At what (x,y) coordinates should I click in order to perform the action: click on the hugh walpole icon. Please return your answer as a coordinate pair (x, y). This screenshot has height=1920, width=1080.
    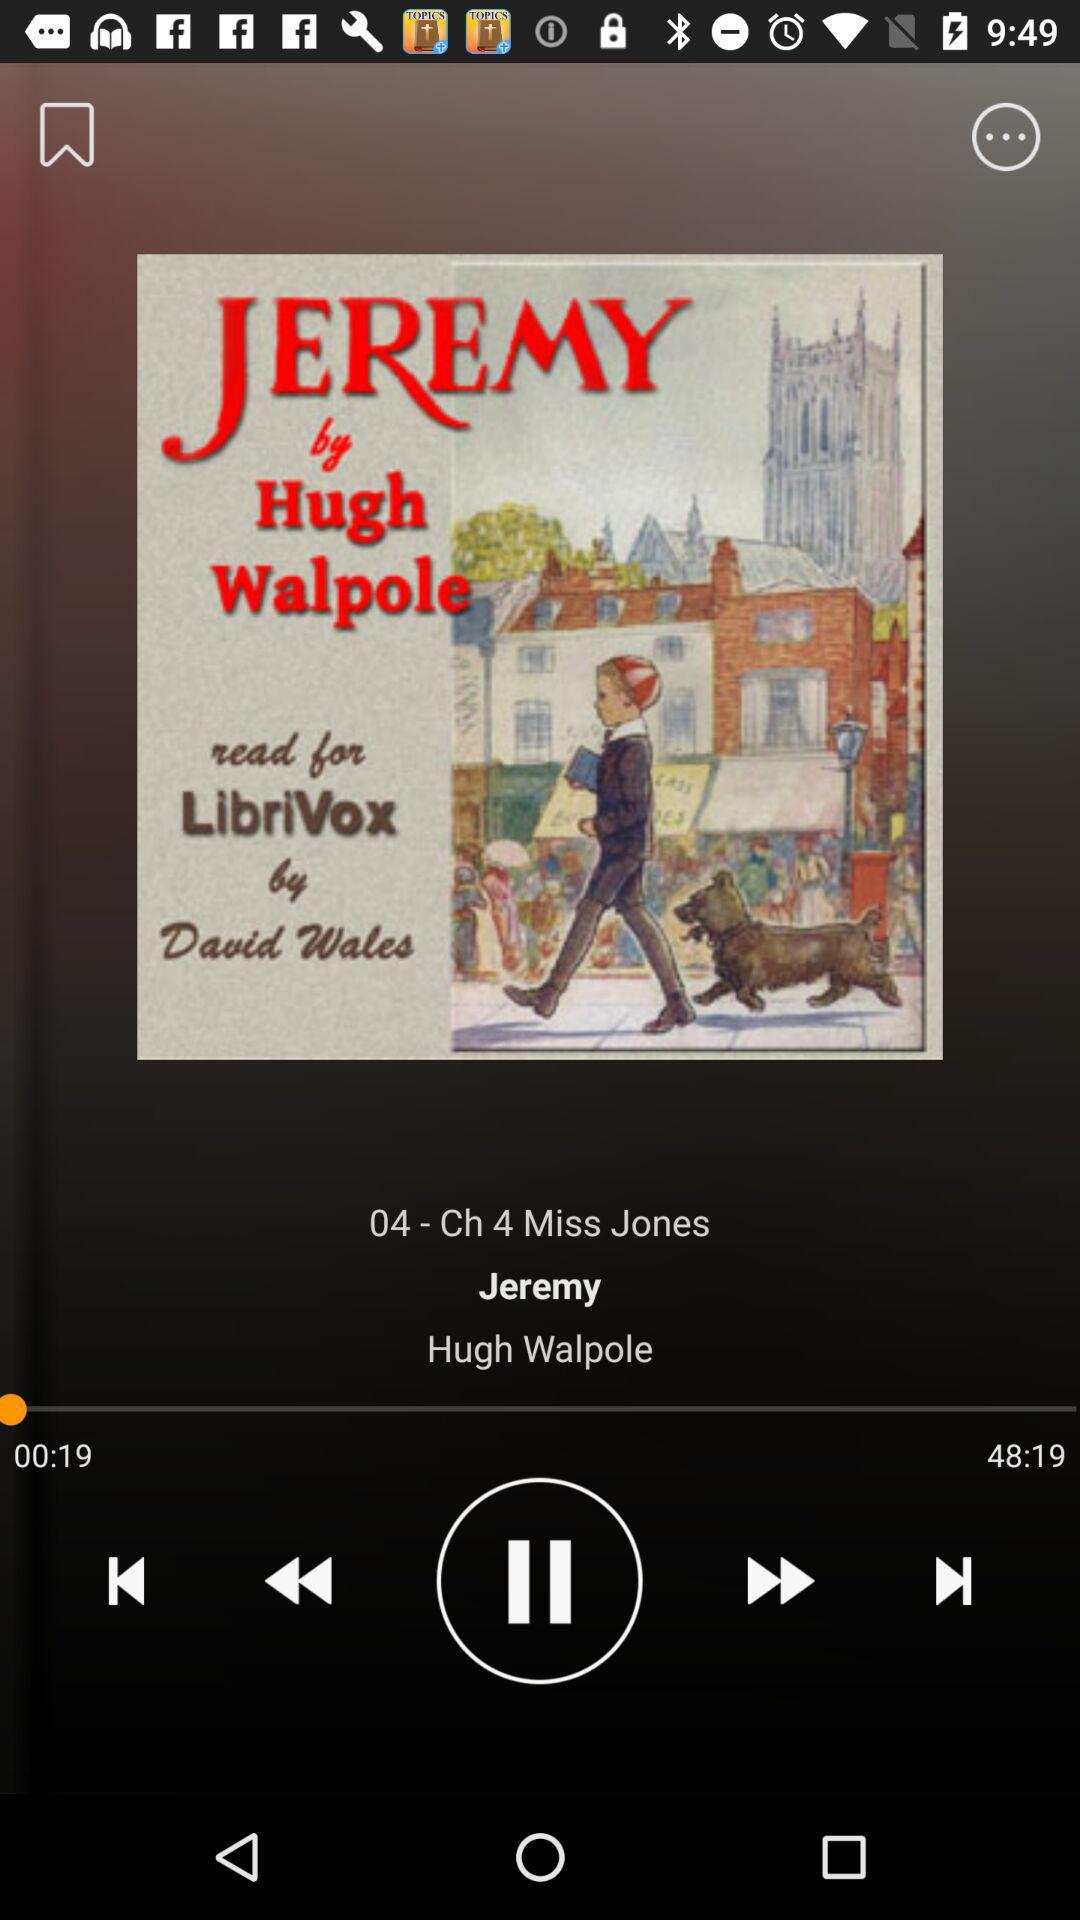
    Looking at the image, I should click on (540, 1347).